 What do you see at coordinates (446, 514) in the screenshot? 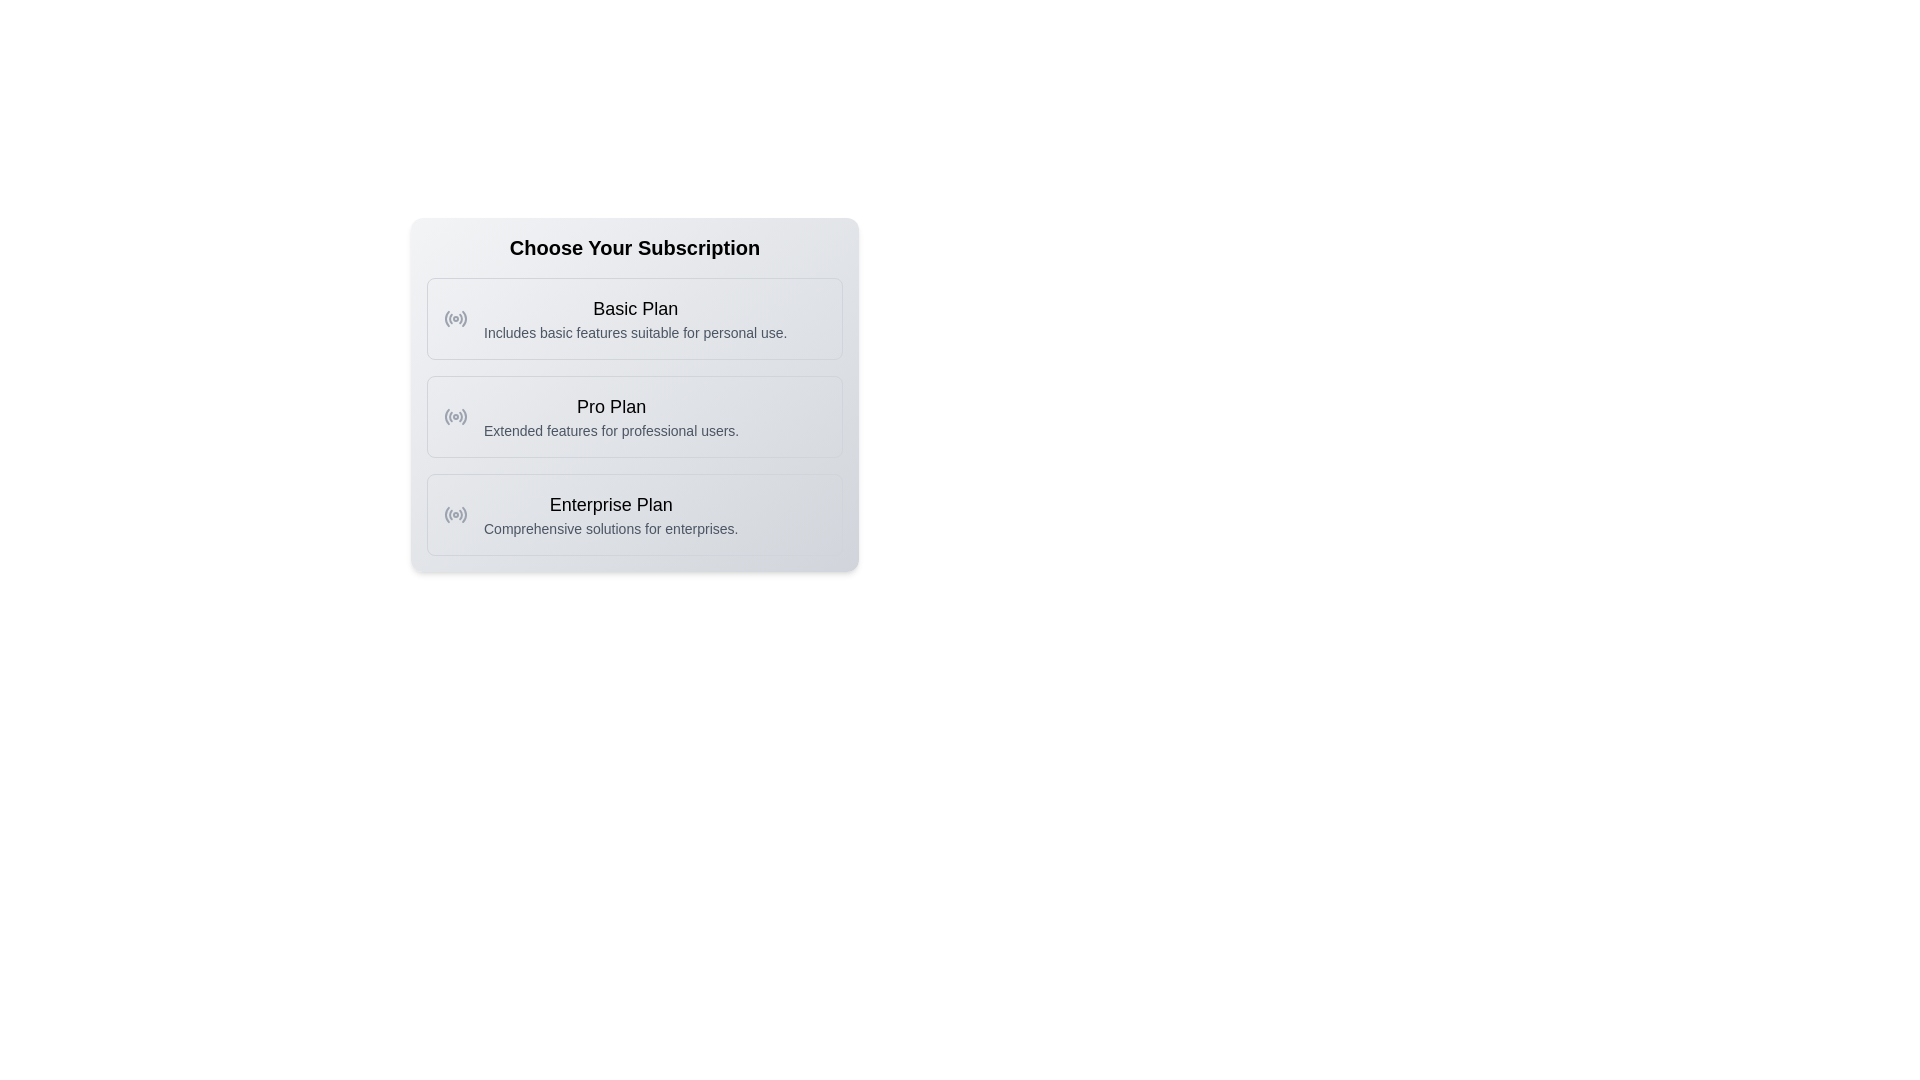
I see `the gray curved line resembling an arc, which is part of the icon for the 'Enterprise Plan' subscription option` at bounding box center [446, 514].